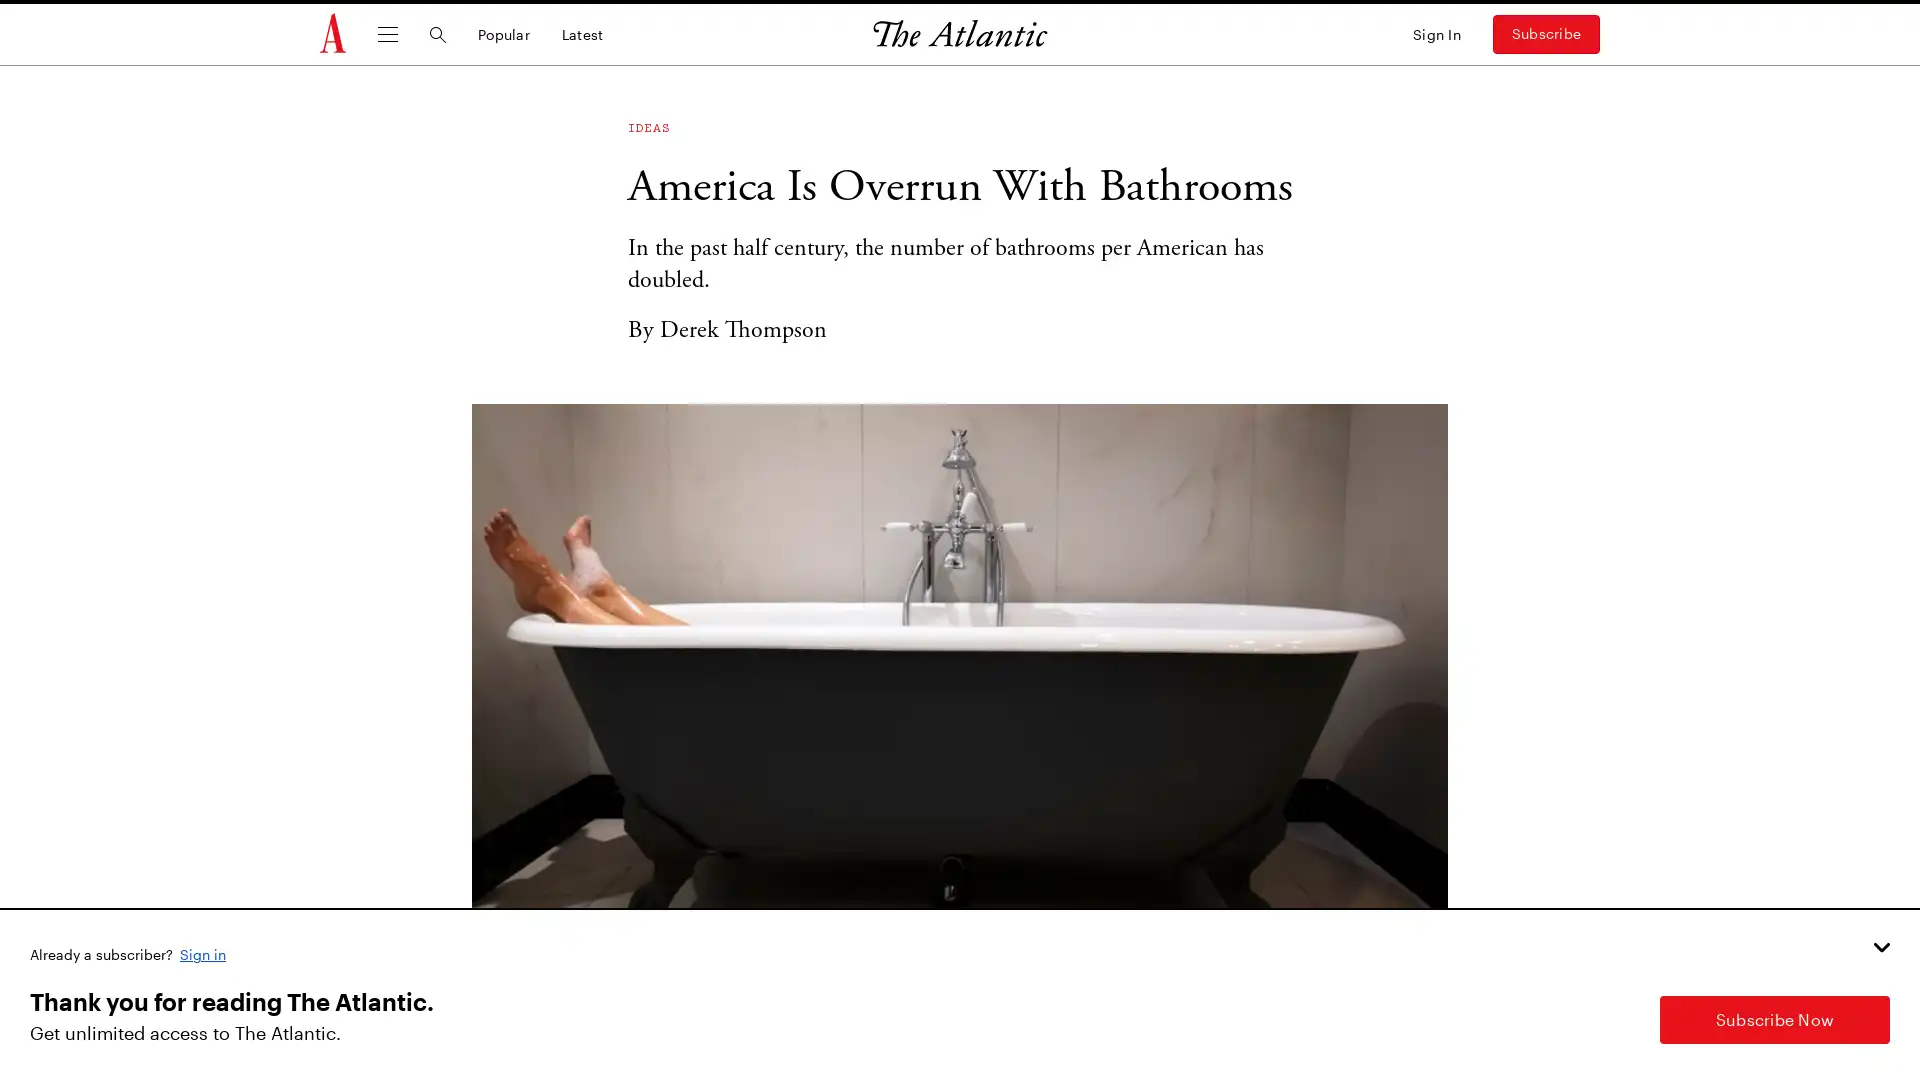 The height and width of the screenshot is (1080, 1920). Describe the element at coordinates (204, 952) in the screenshot. I see `Sign in` at that location.